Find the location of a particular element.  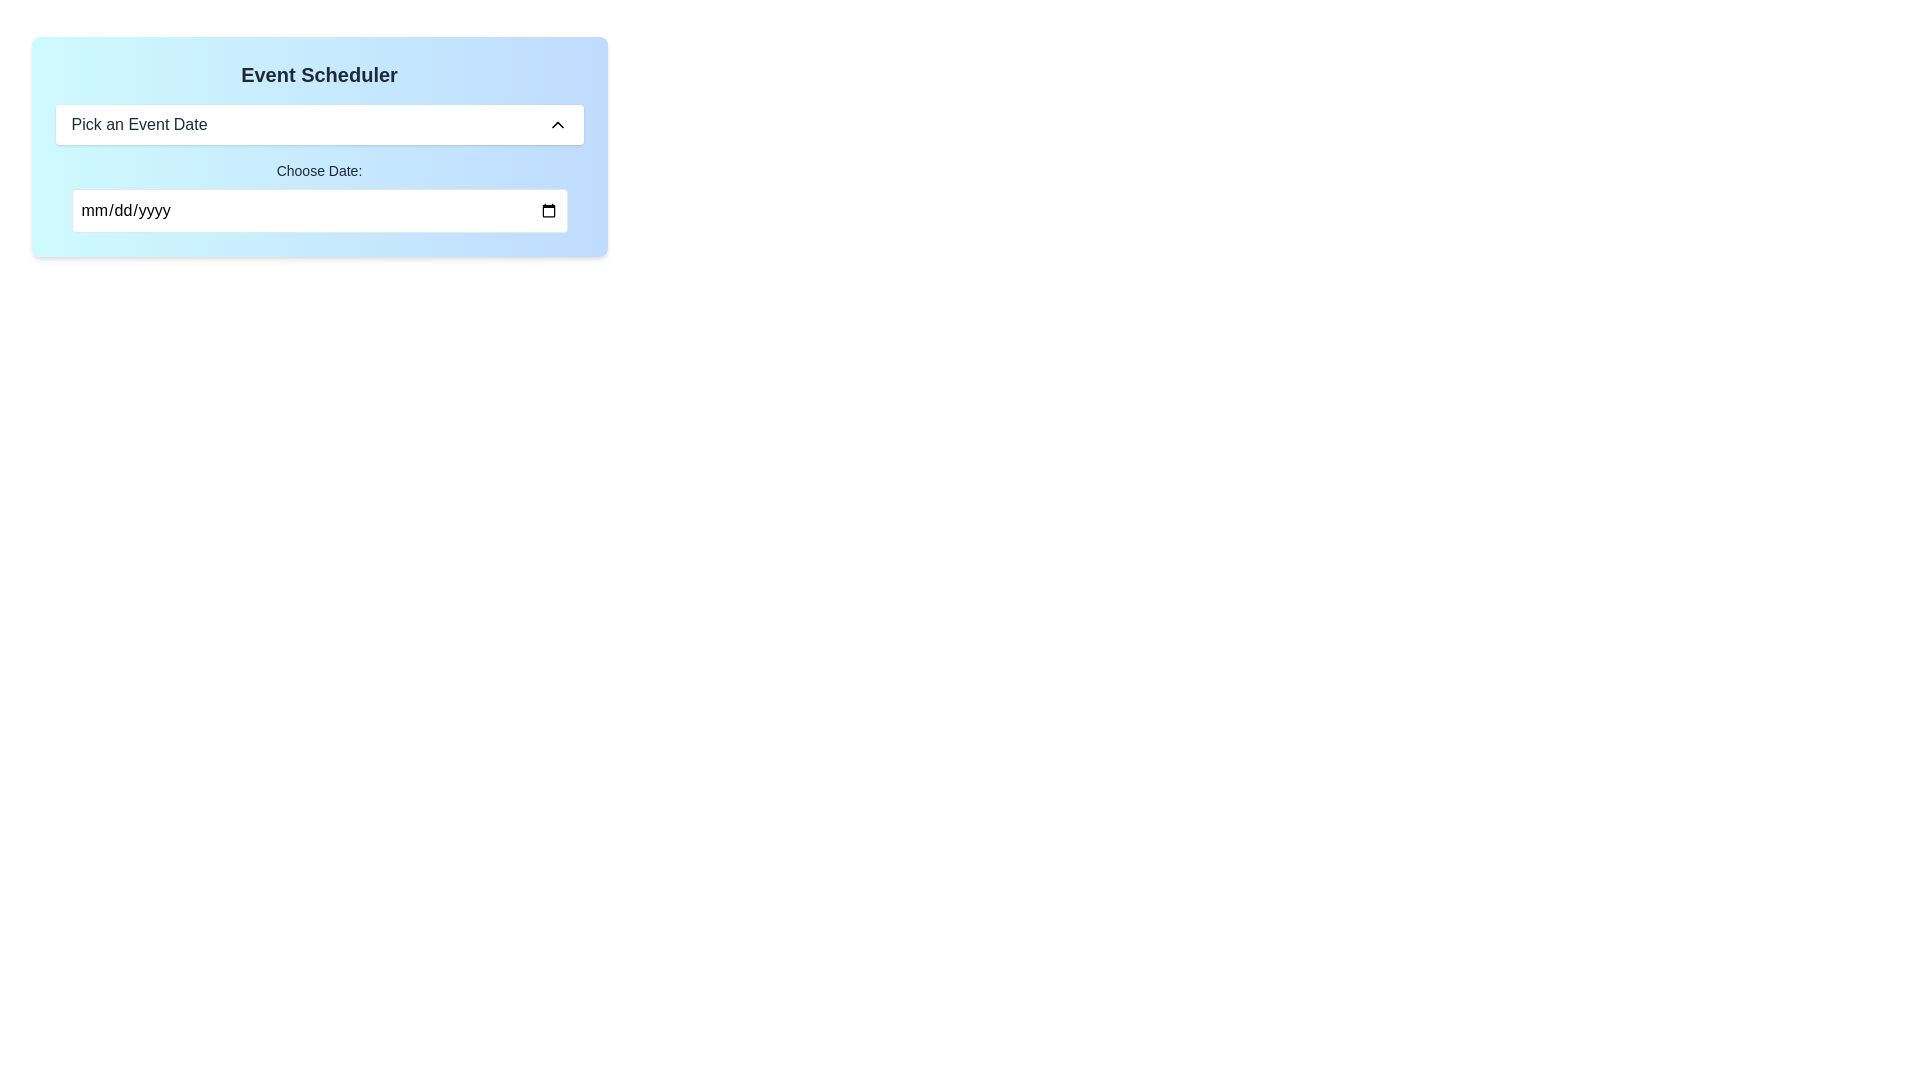

the Date input field located below the 'Pick an Event Date' section in the 'Event Scheduler' panel is located at coordinates (318, 211).